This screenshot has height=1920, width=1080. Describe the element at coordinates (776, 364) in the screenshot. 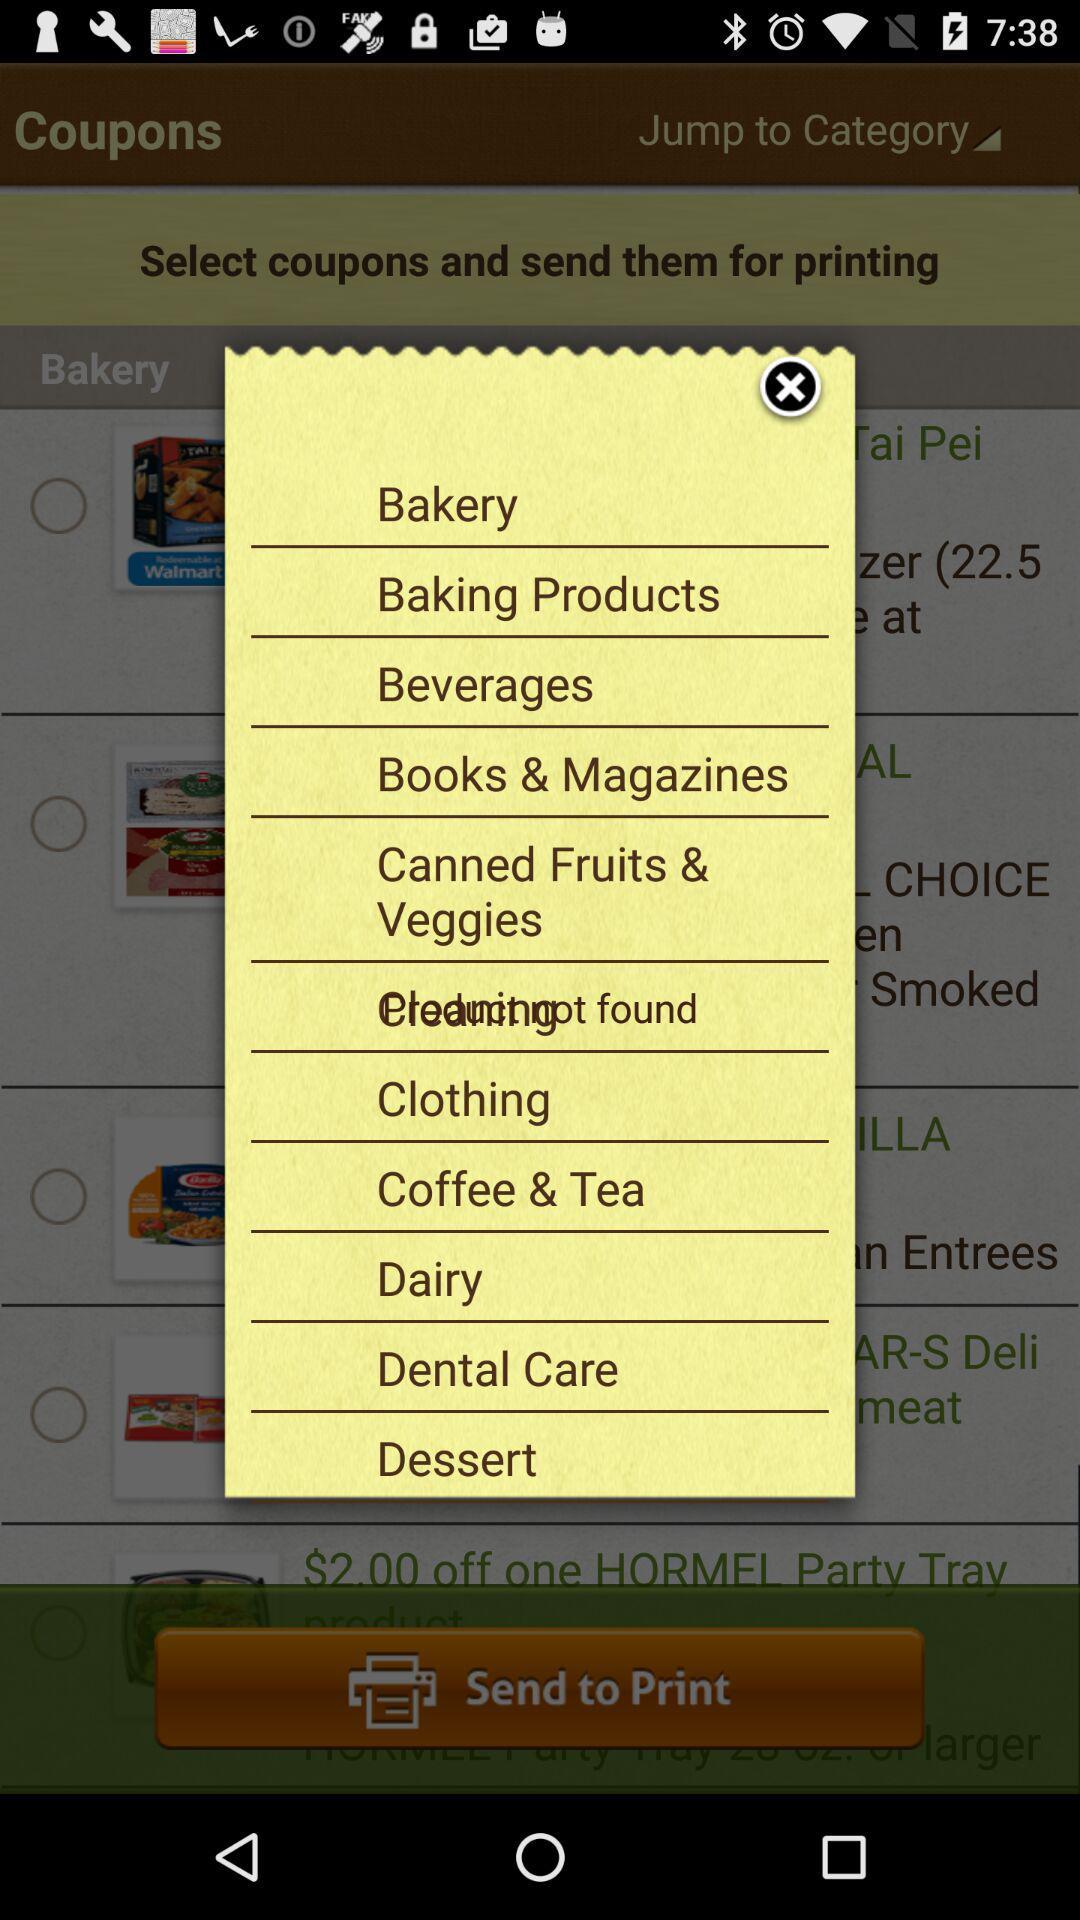

I see `icon at the top right corner` at that location.